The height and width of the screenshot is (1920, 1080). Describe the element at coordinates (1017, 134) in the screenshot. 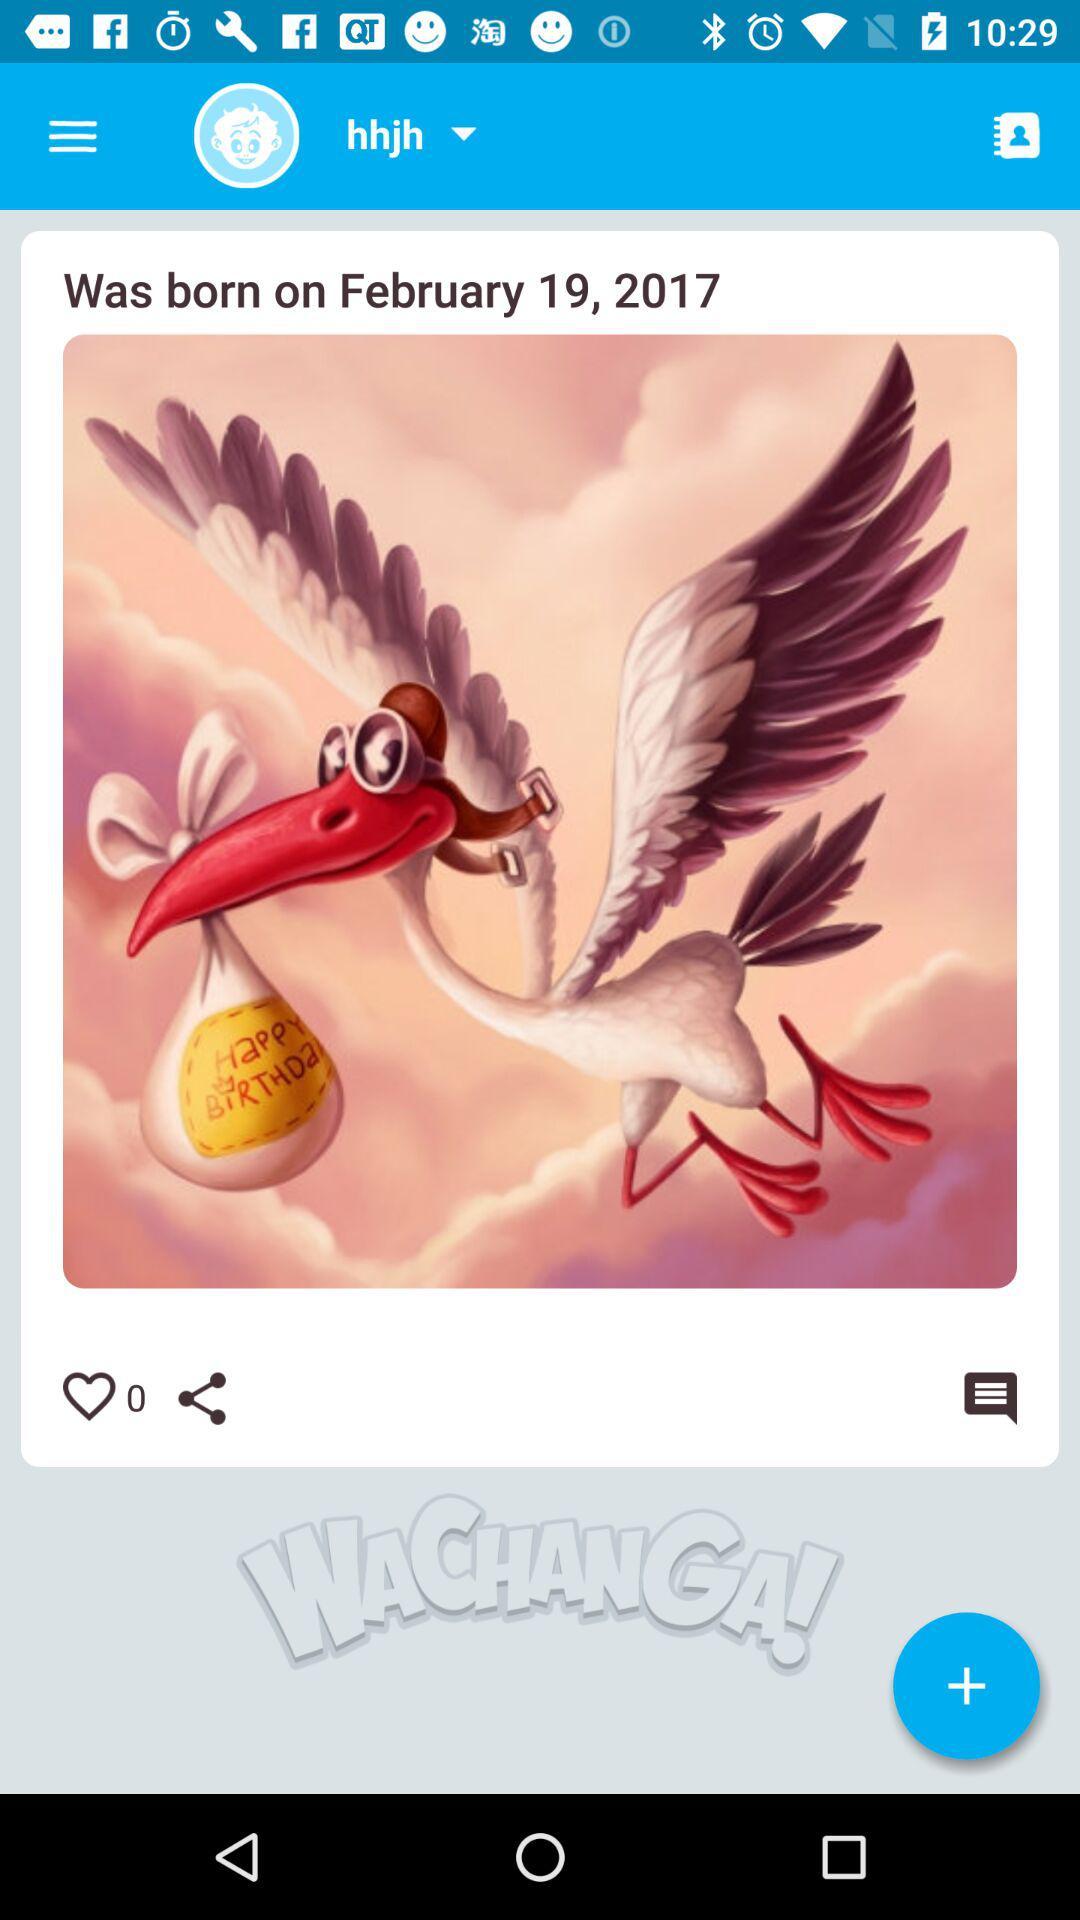

I see `person` at that location.